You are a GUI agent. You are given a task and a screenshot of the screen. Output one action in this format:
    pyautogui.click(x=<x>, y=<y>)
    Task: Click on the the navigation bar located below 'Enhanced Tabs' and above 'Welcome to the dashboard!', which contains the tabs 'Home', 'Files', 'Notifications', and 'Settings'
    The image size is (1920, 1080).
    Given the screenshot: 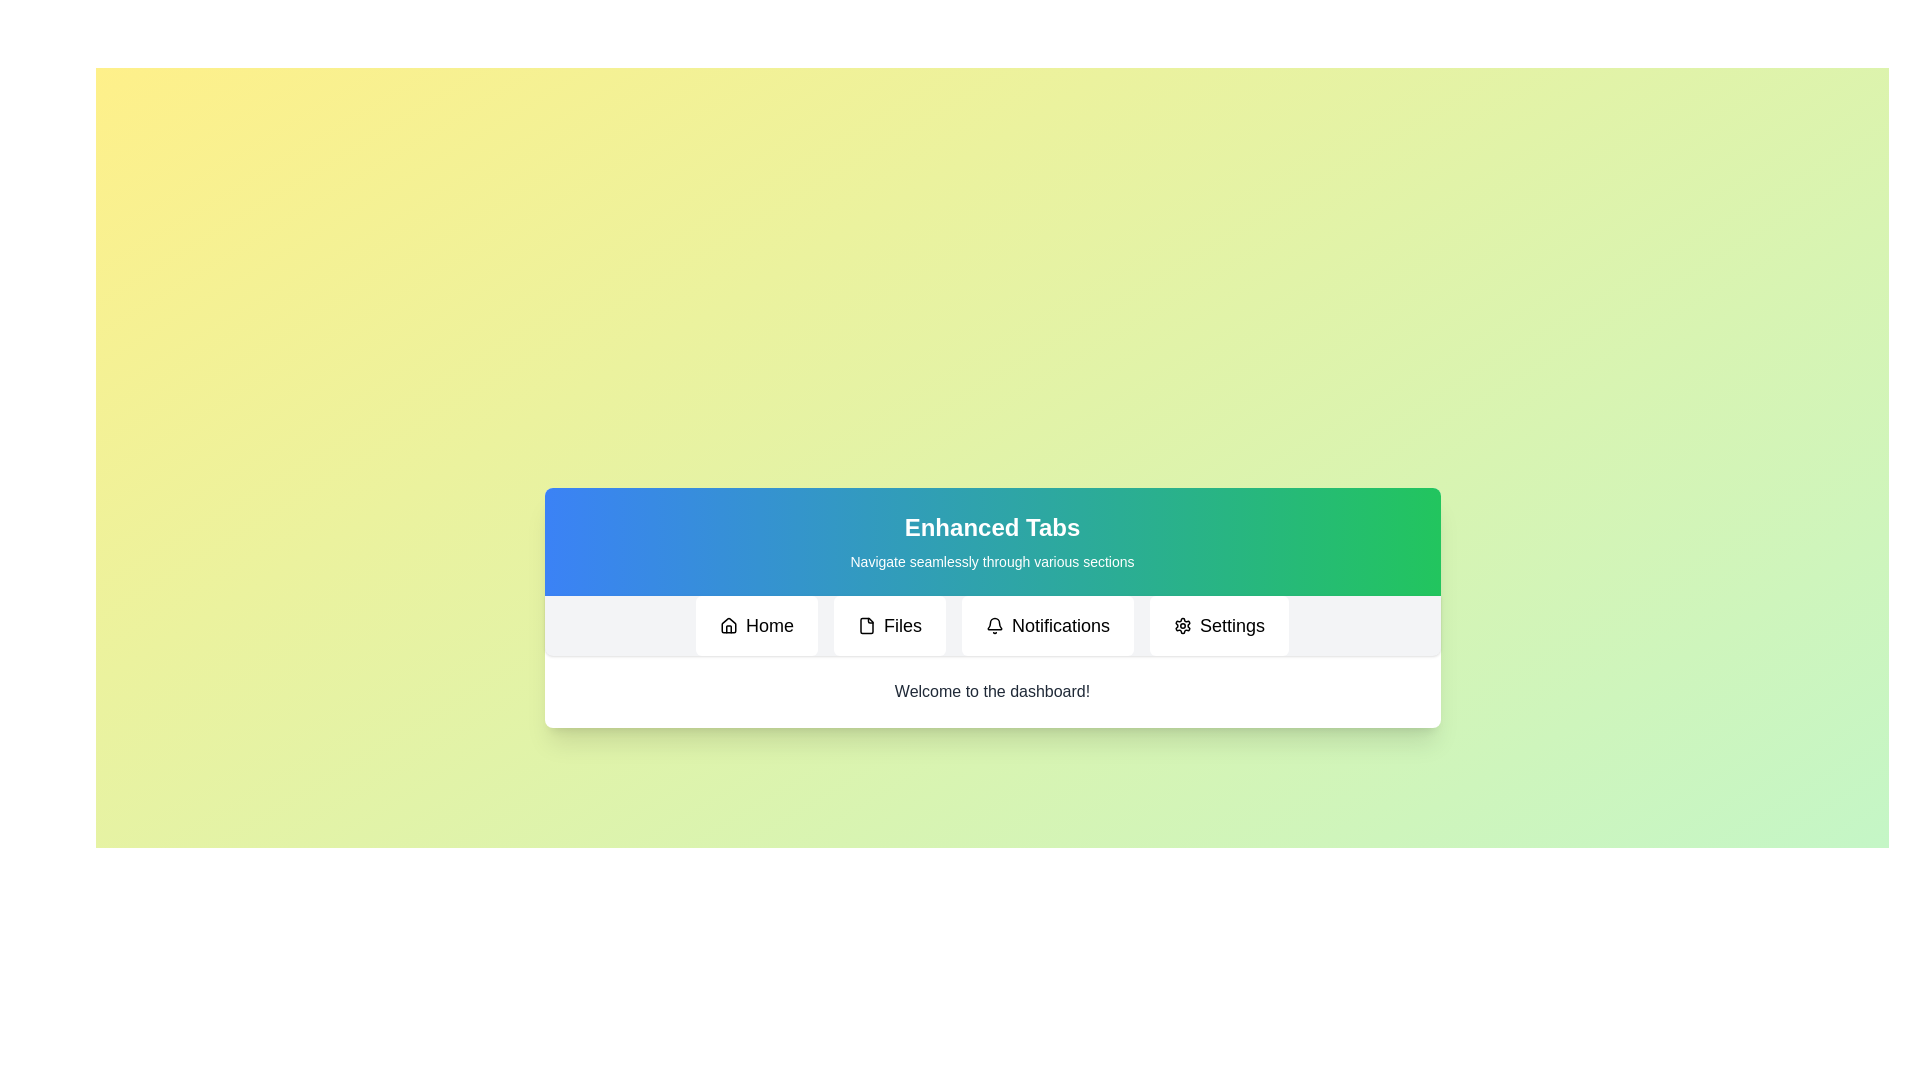 What is the action you would take?
    pyautogui.click(x=992, y=624)
    